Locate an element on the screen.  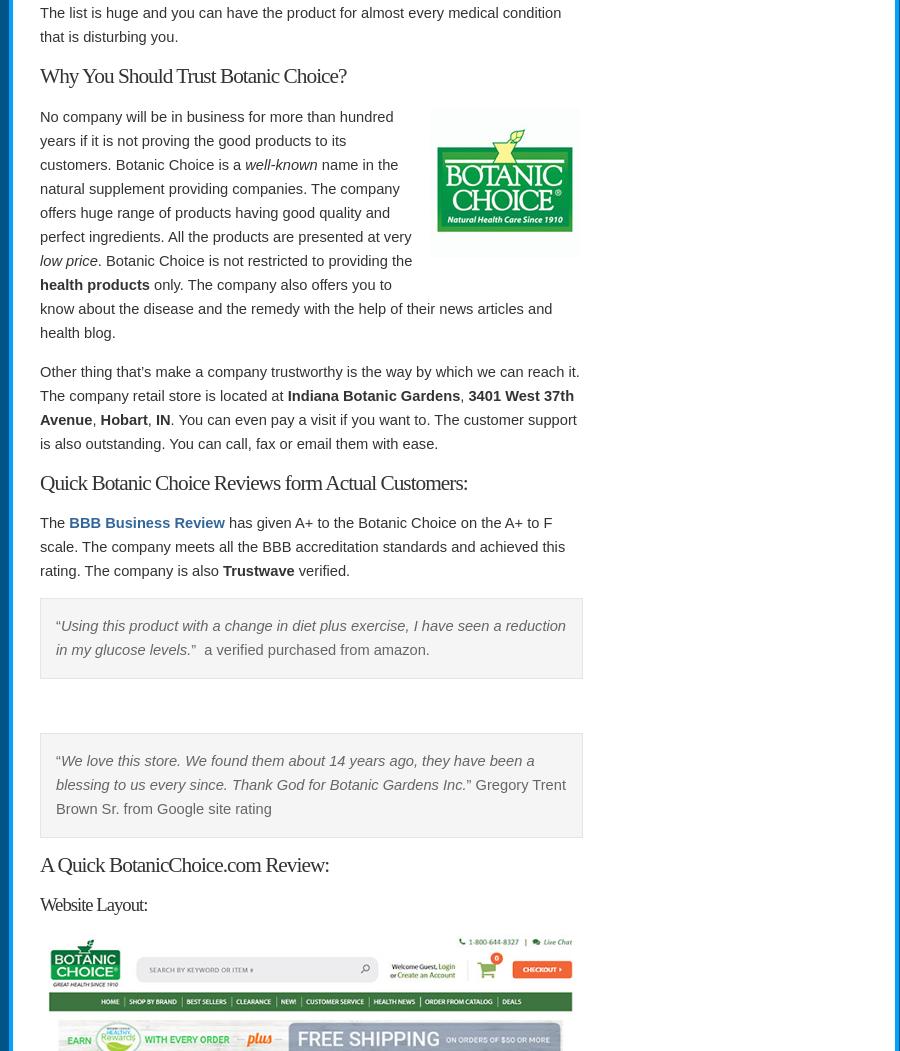
'”  a verified purchased from amazon.' is located at coordinates (308, 650).